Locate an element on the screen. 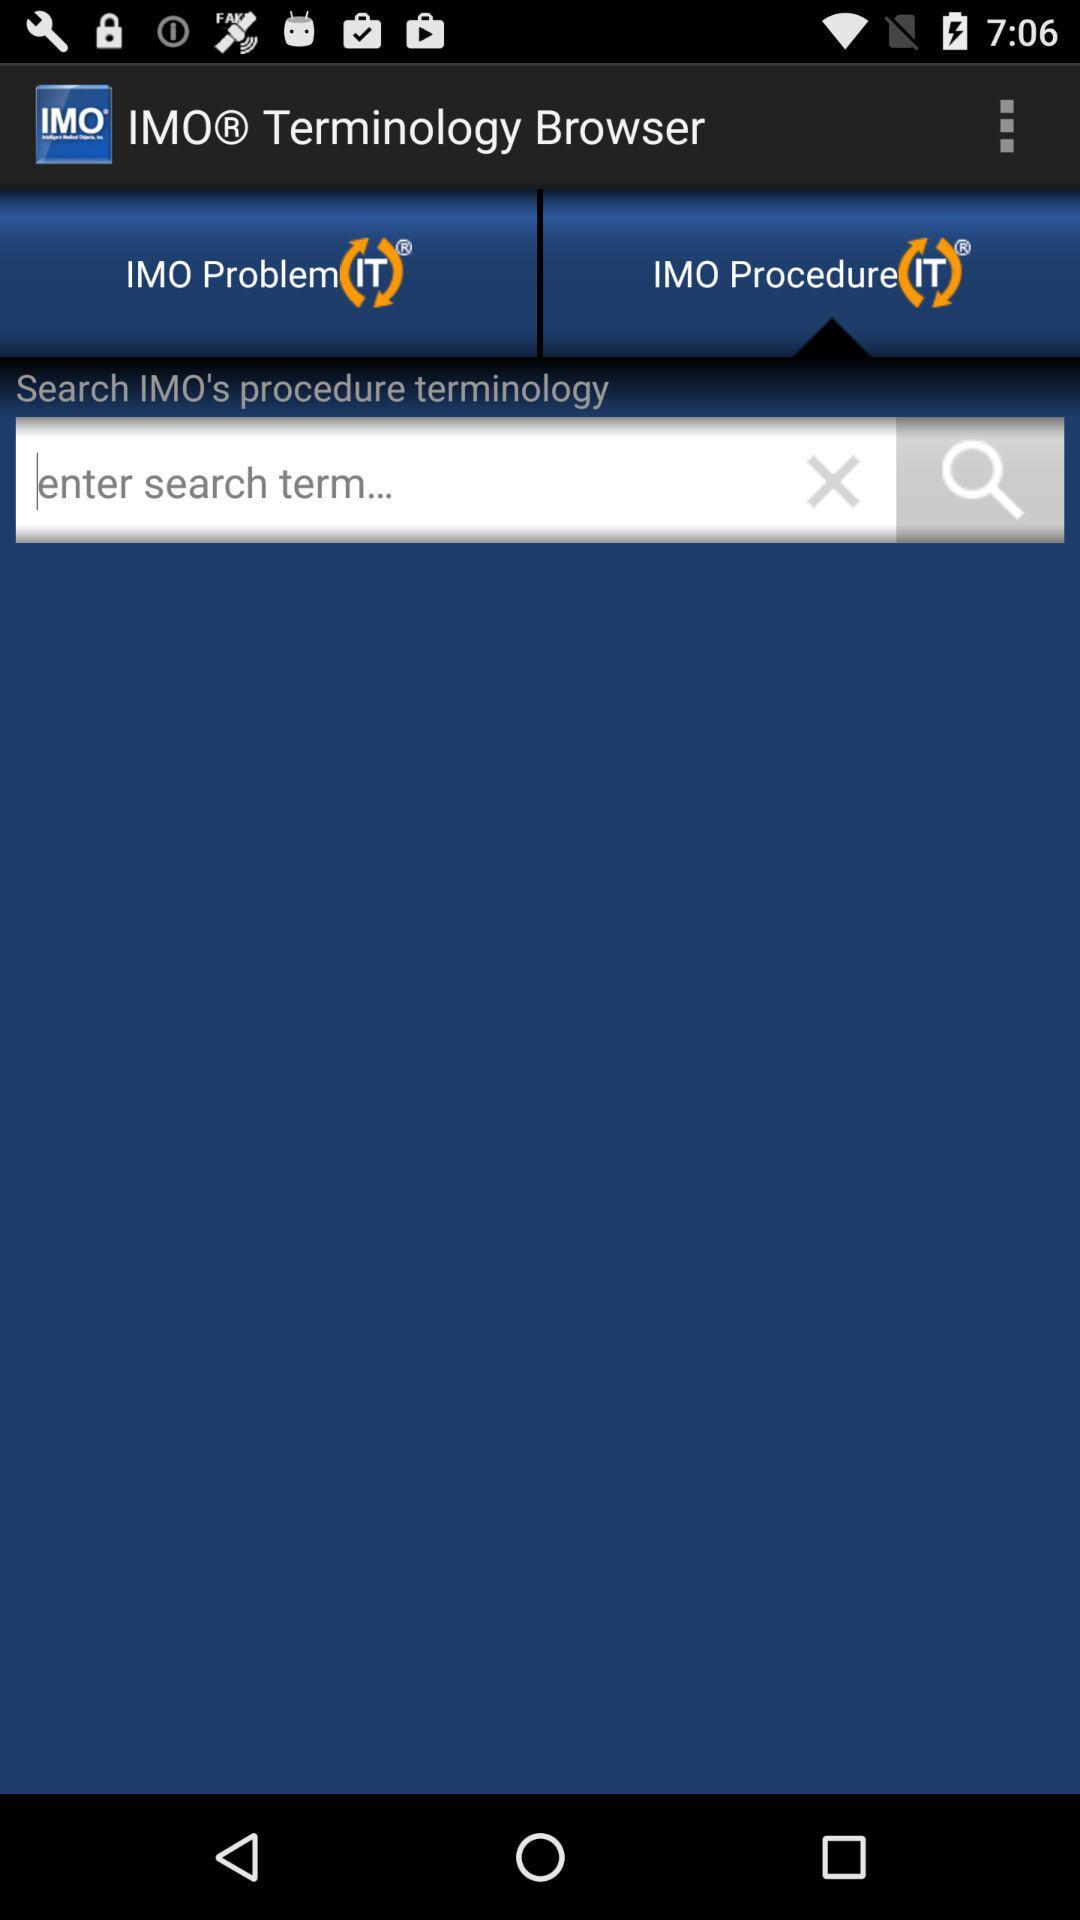  search for a term is located at coordinates (455, 480).